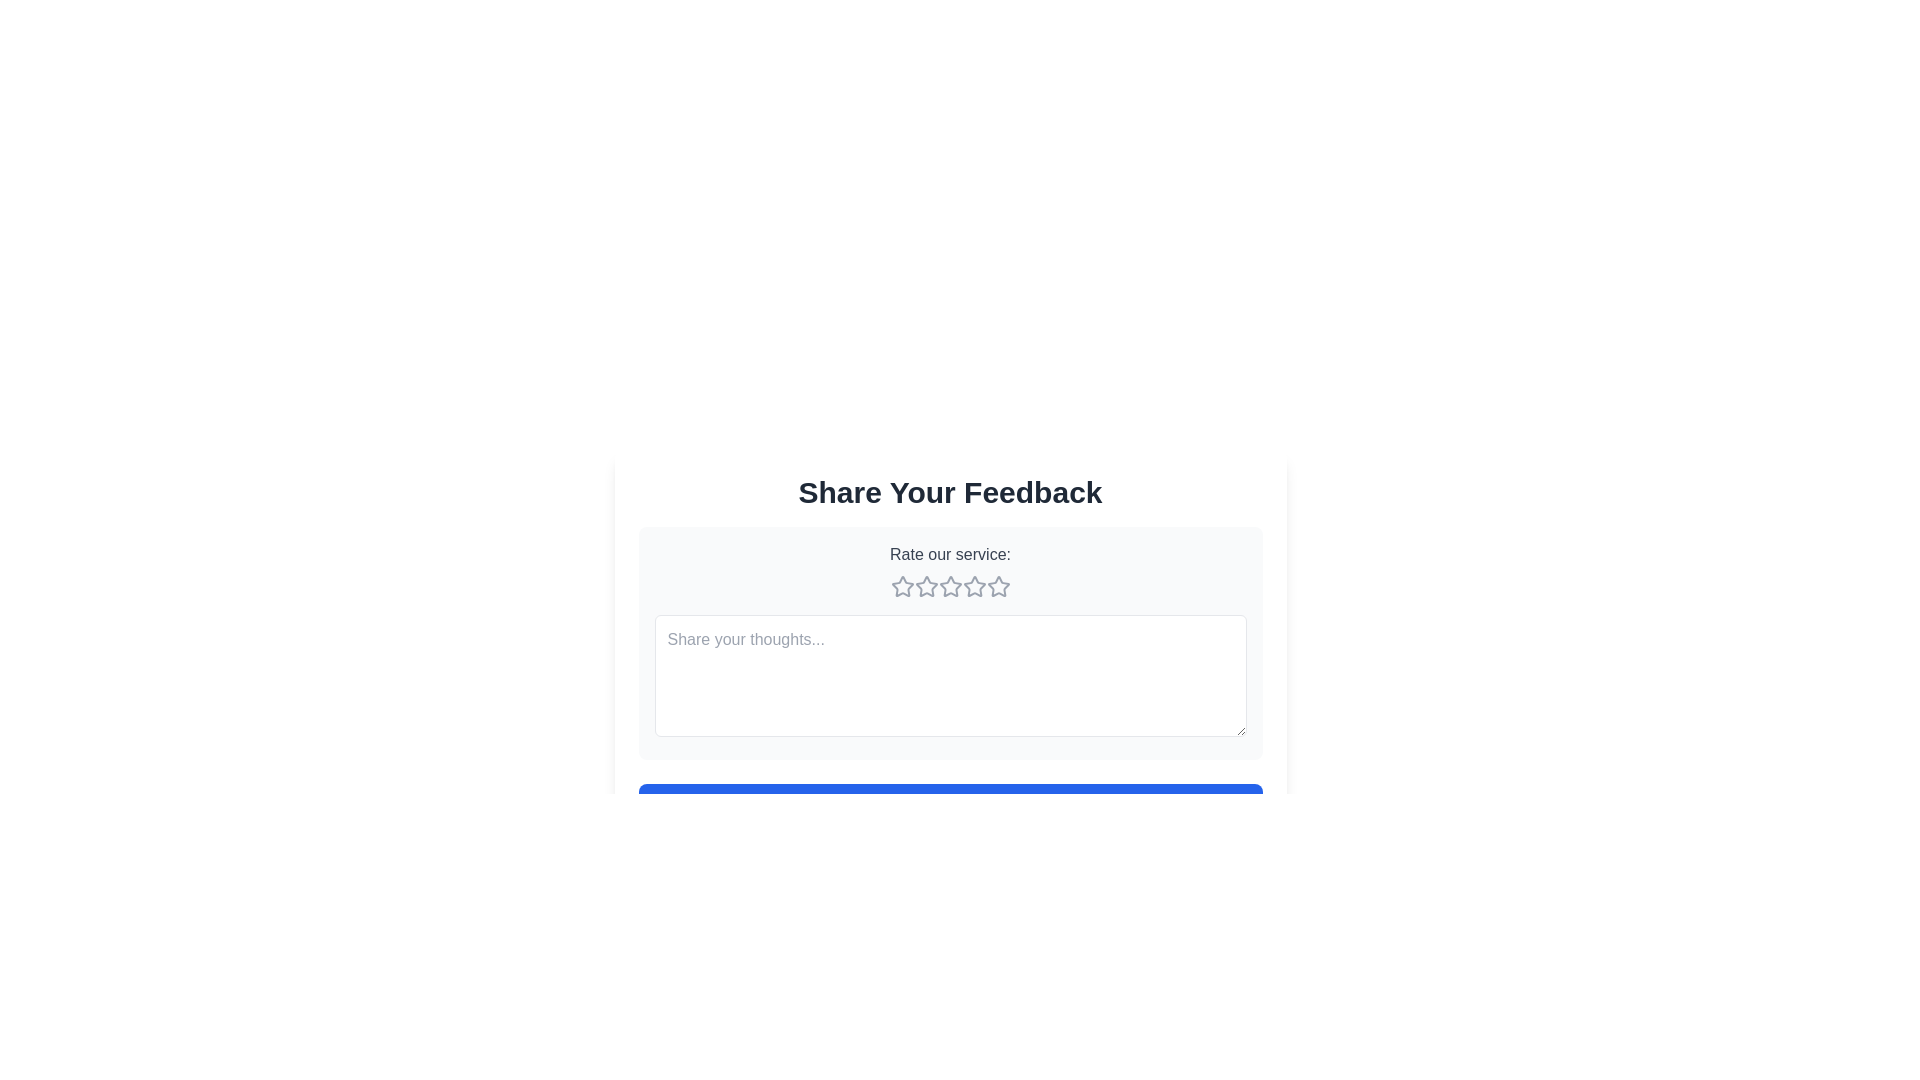 The width and height of the screenshot is (1920, 1080). I want to click on the Text Display (Header) element which serves as a title for the feedback section, guiding users to share their thoughts, so click(949, 493).